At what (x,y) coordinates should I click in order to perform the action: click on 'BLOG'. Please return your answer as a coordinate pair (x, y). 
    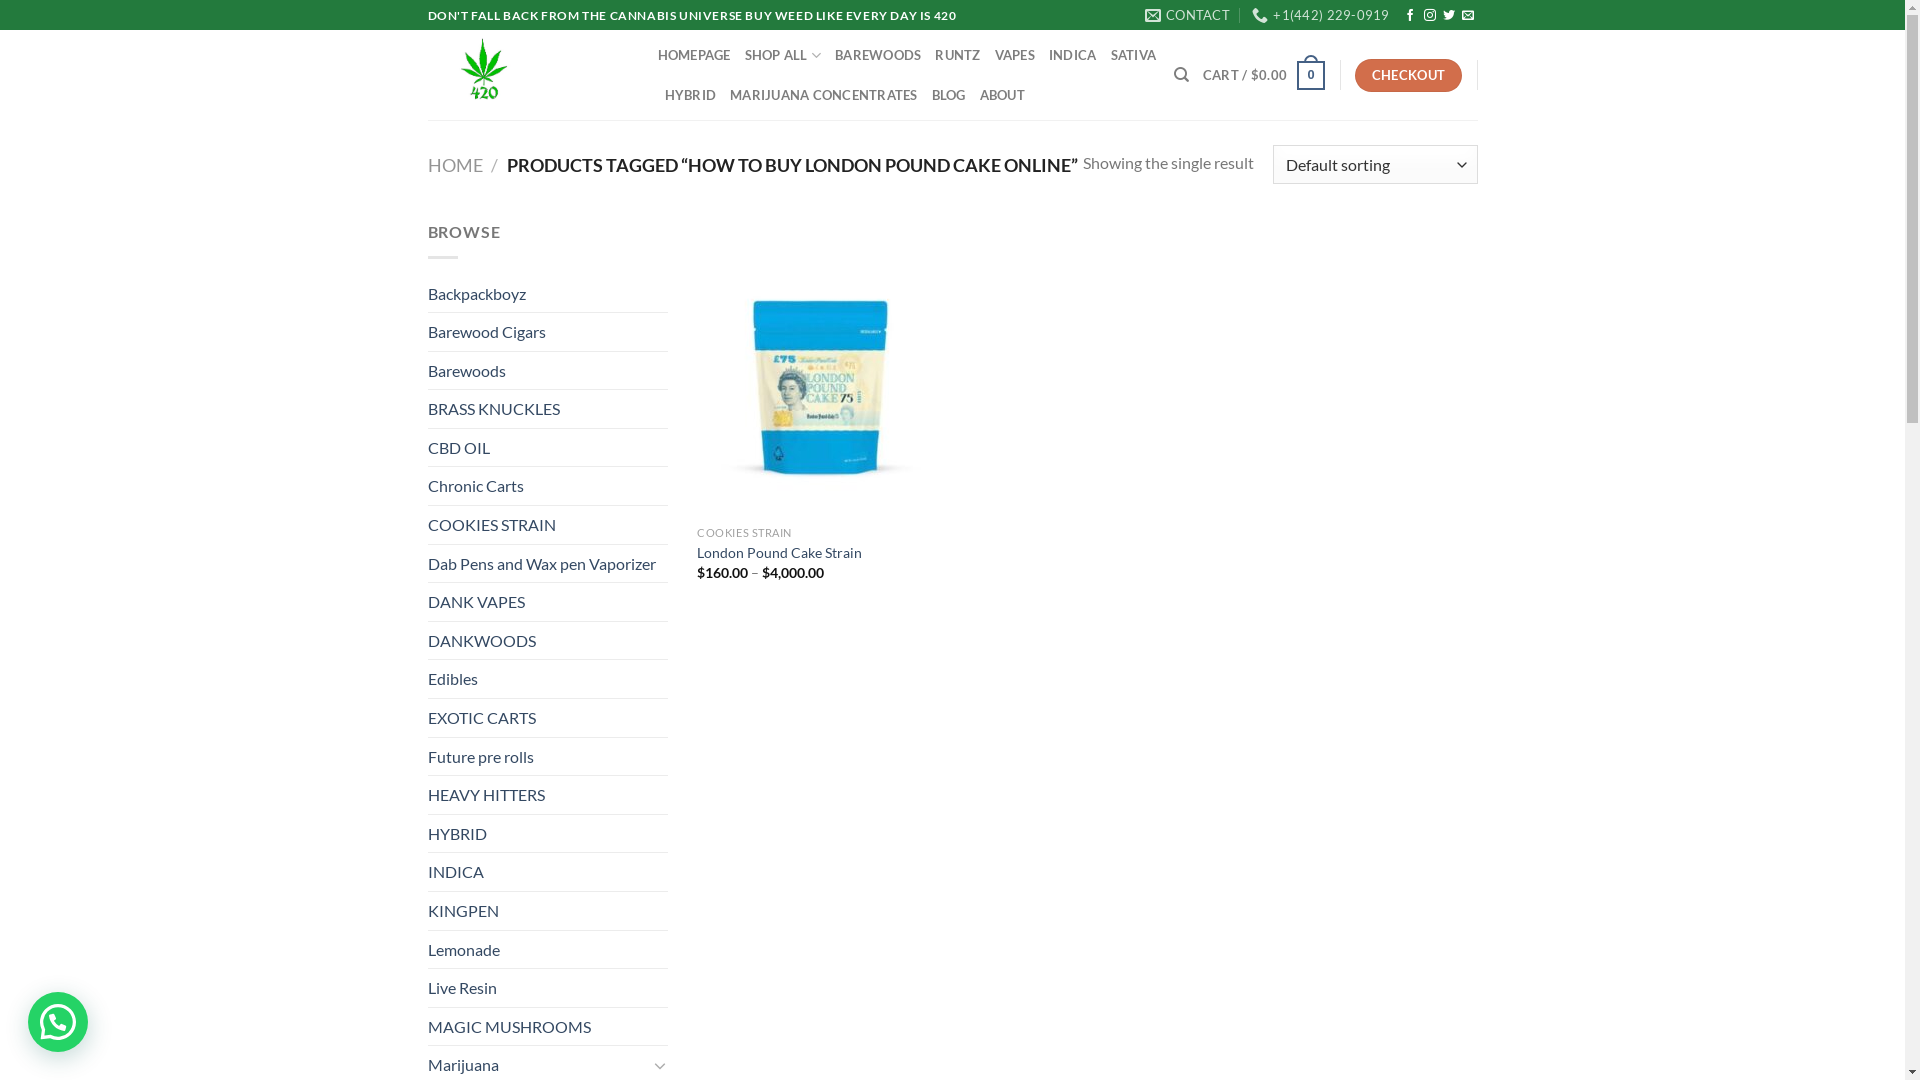
    Looking at the image, I should click on (948, 95).